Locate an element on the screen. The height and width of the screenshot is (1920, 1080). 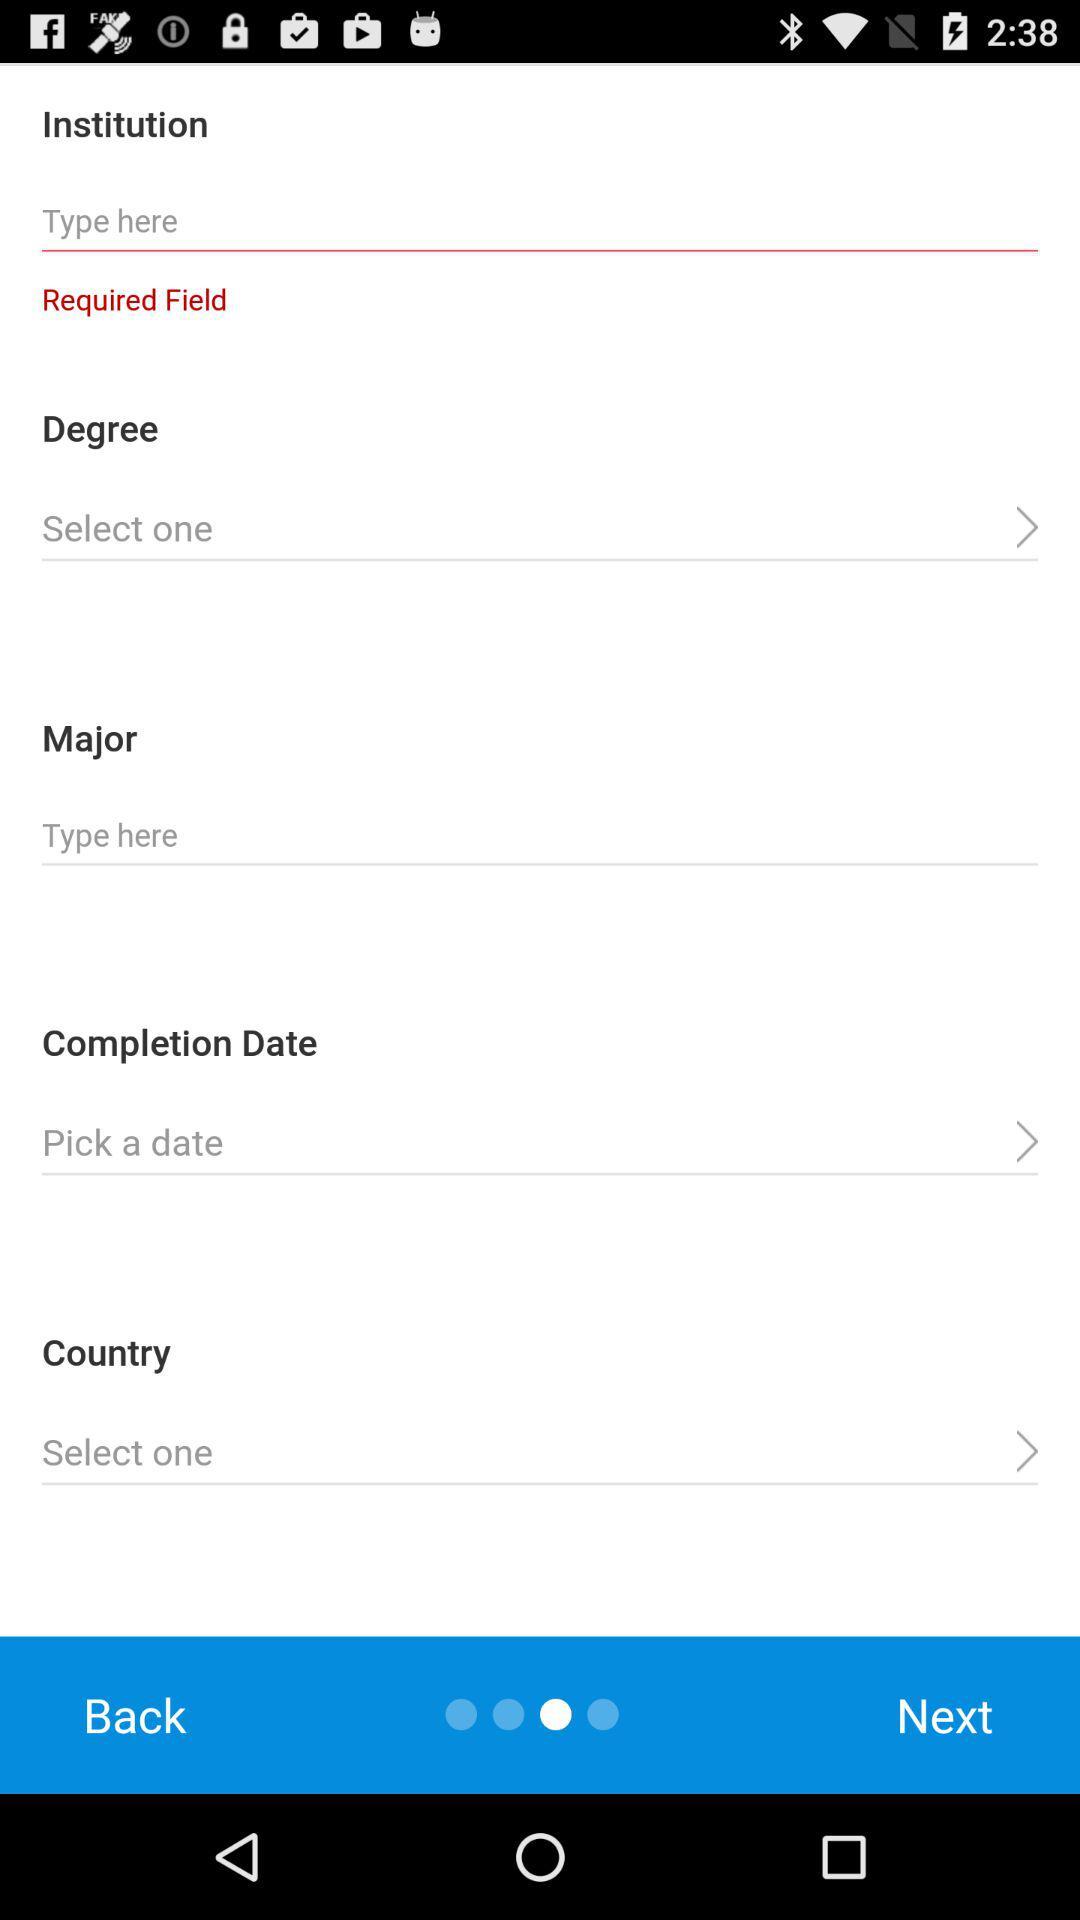
degree type is located at coordinates (540, 528).